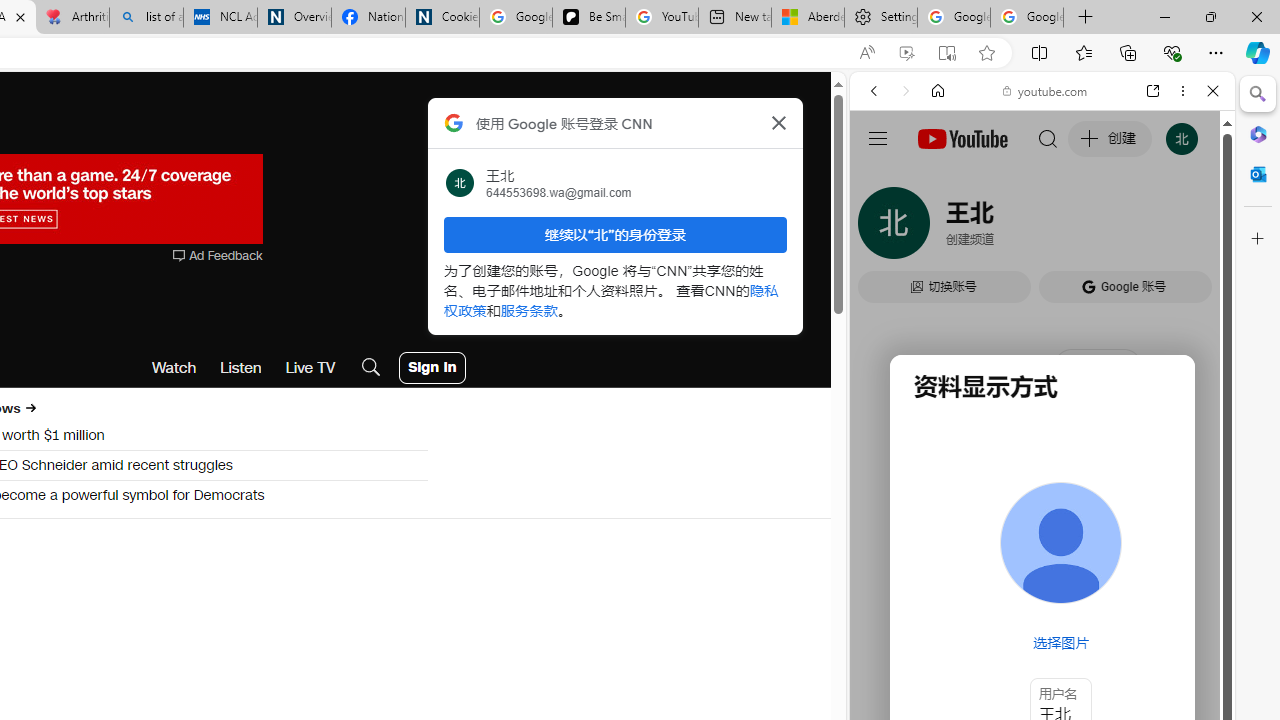 The image size is (1280, 720). I want to click on 'Listen', so click(240, 367).